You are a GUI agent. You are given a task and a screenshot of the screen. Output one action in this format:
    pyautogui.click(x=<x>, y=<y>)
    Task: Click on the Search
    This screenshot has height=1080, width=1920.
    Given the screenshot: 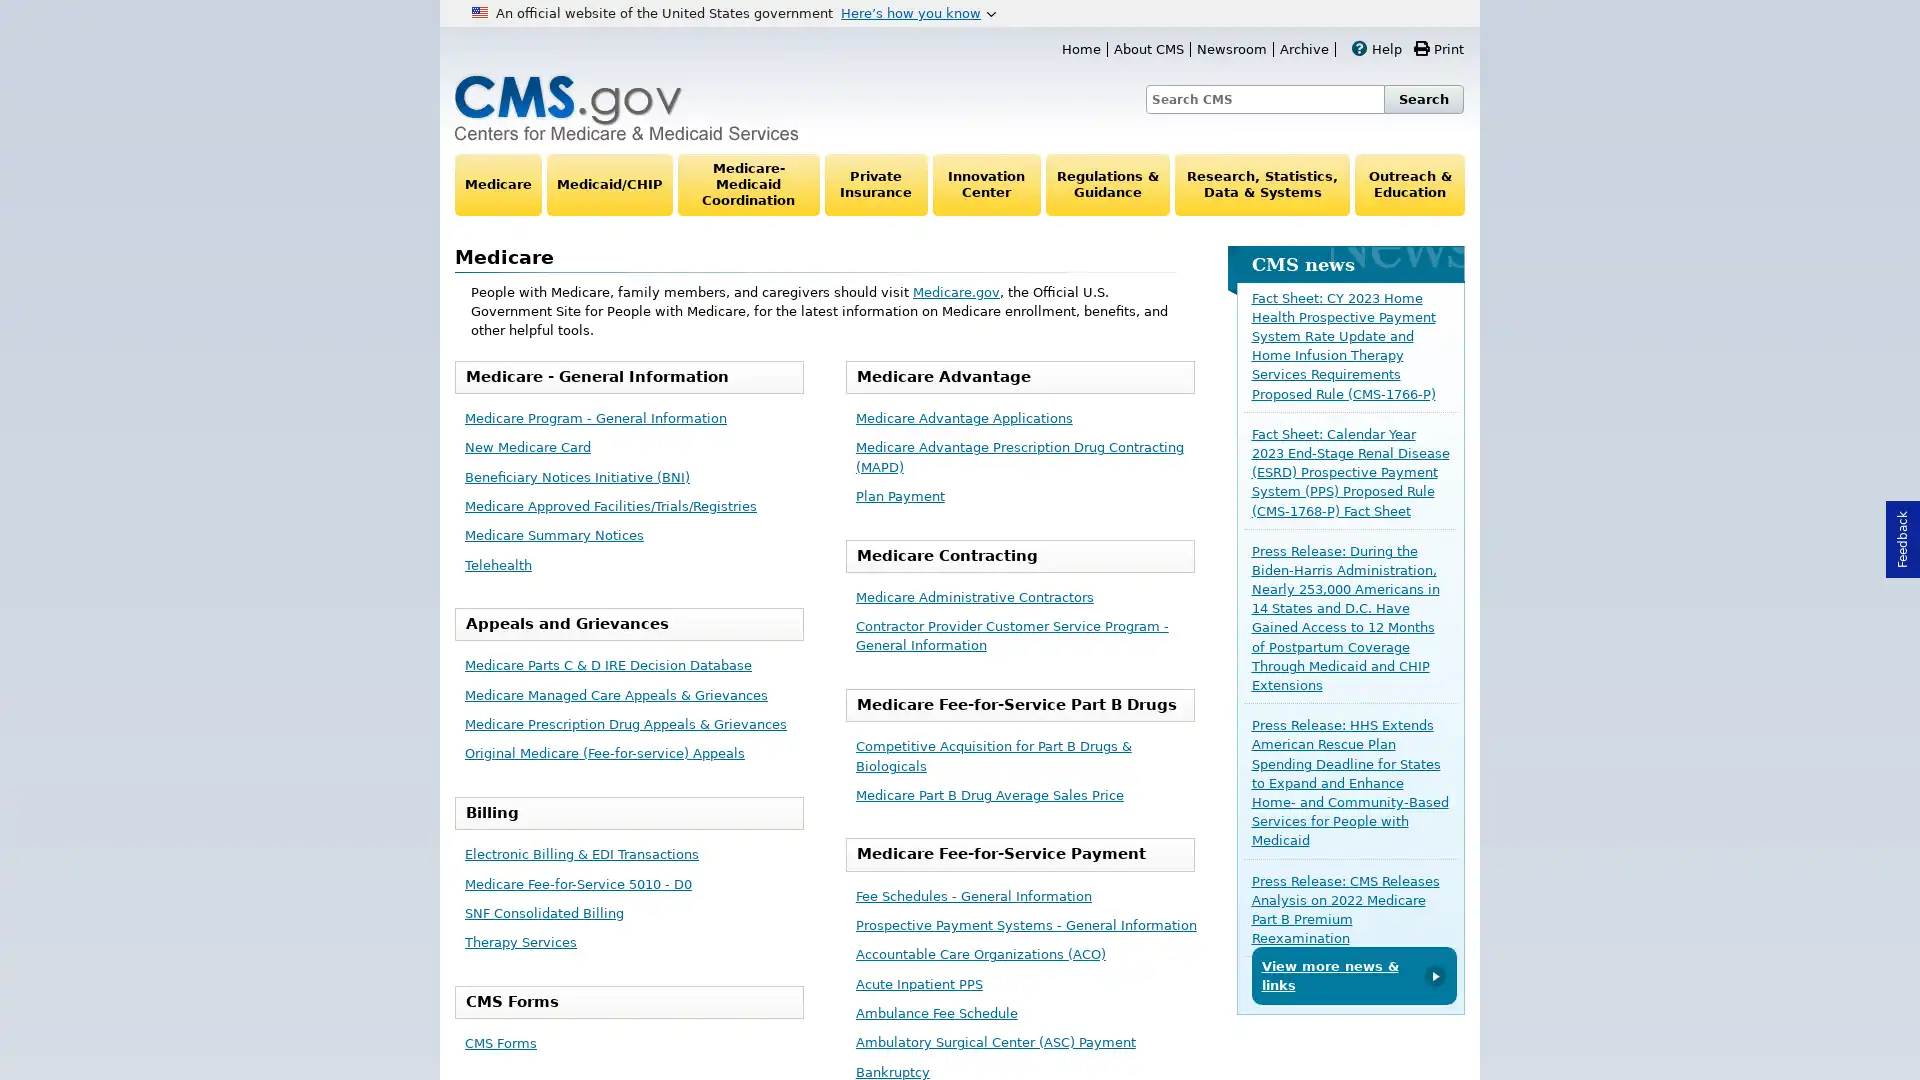 What is the action you would take?
    pyautogui.click(x=1423, y=99)
    